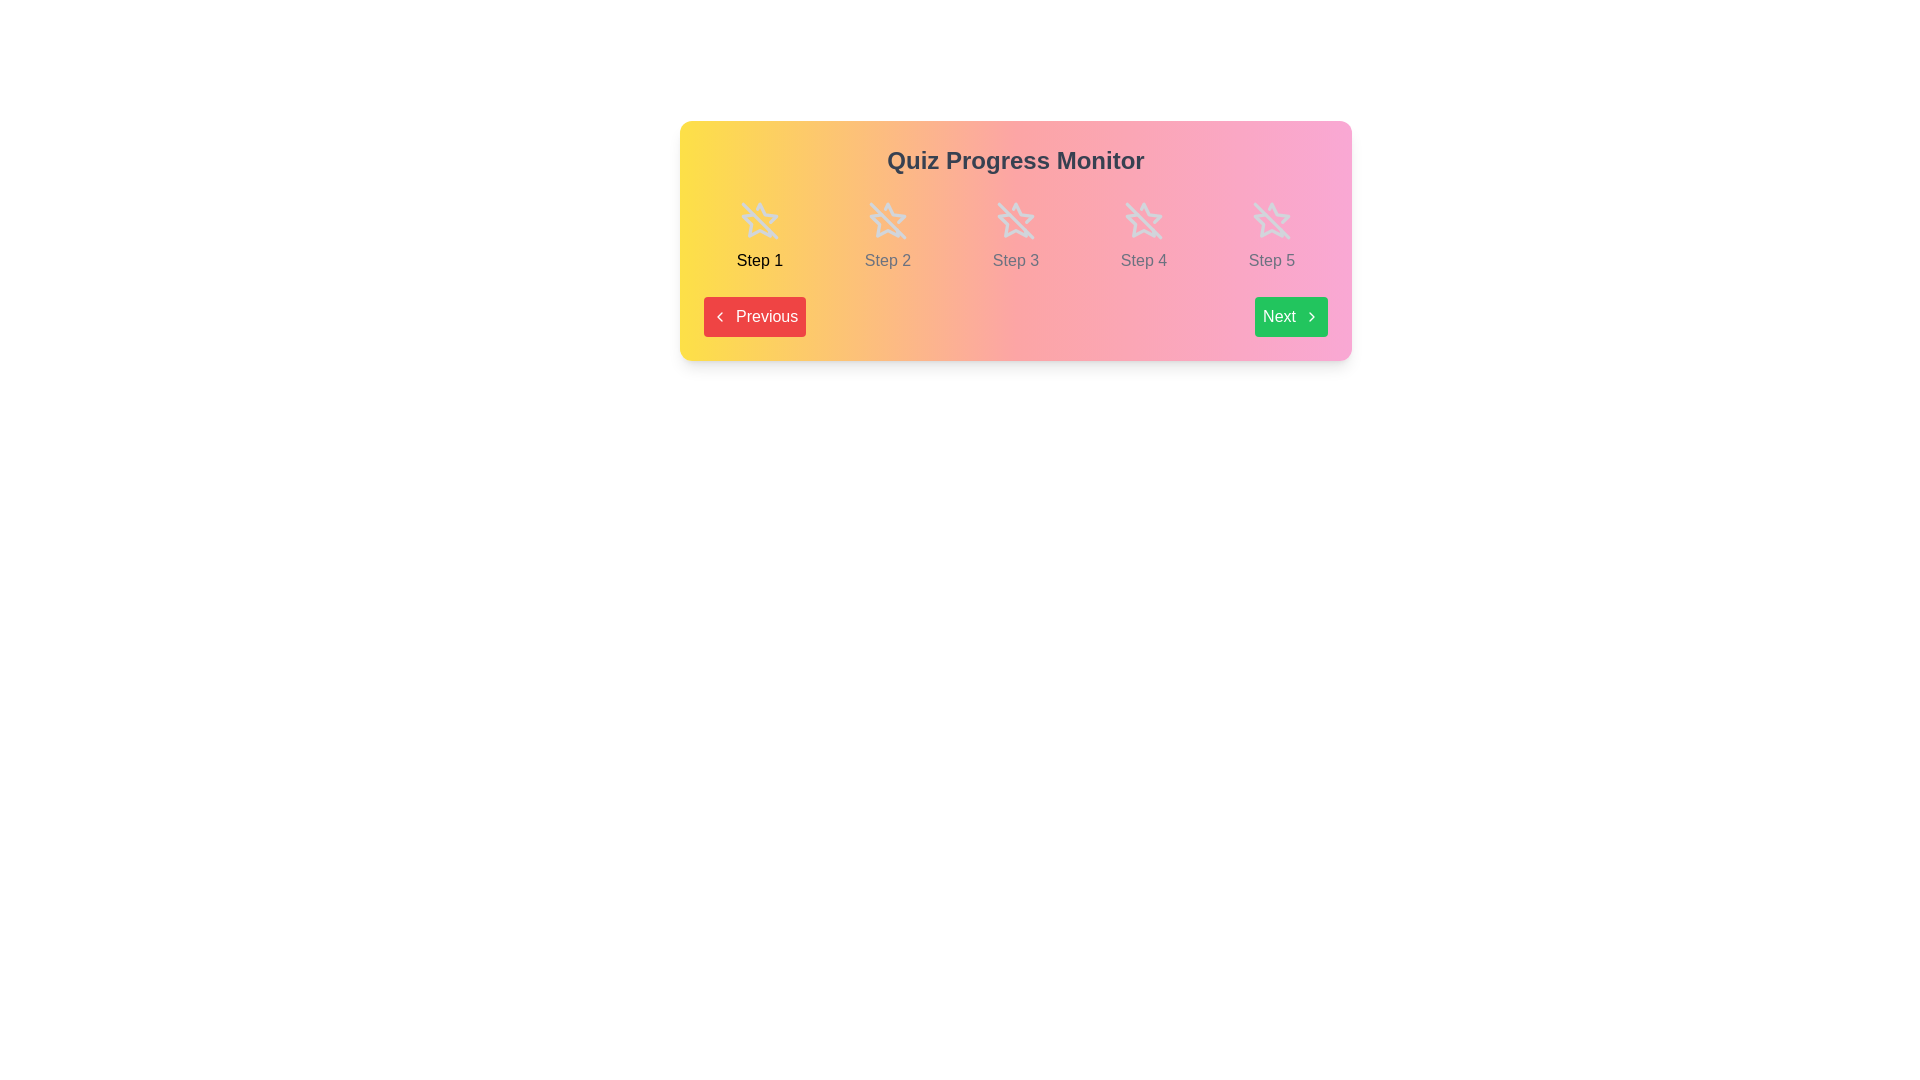 This screenshot has width=1920, height=1080. I want to click on the star-shaped vector graphic icon that is the third in a horizontal sequence of five stars, located under the text 'Step 3', so click(1012, 225).